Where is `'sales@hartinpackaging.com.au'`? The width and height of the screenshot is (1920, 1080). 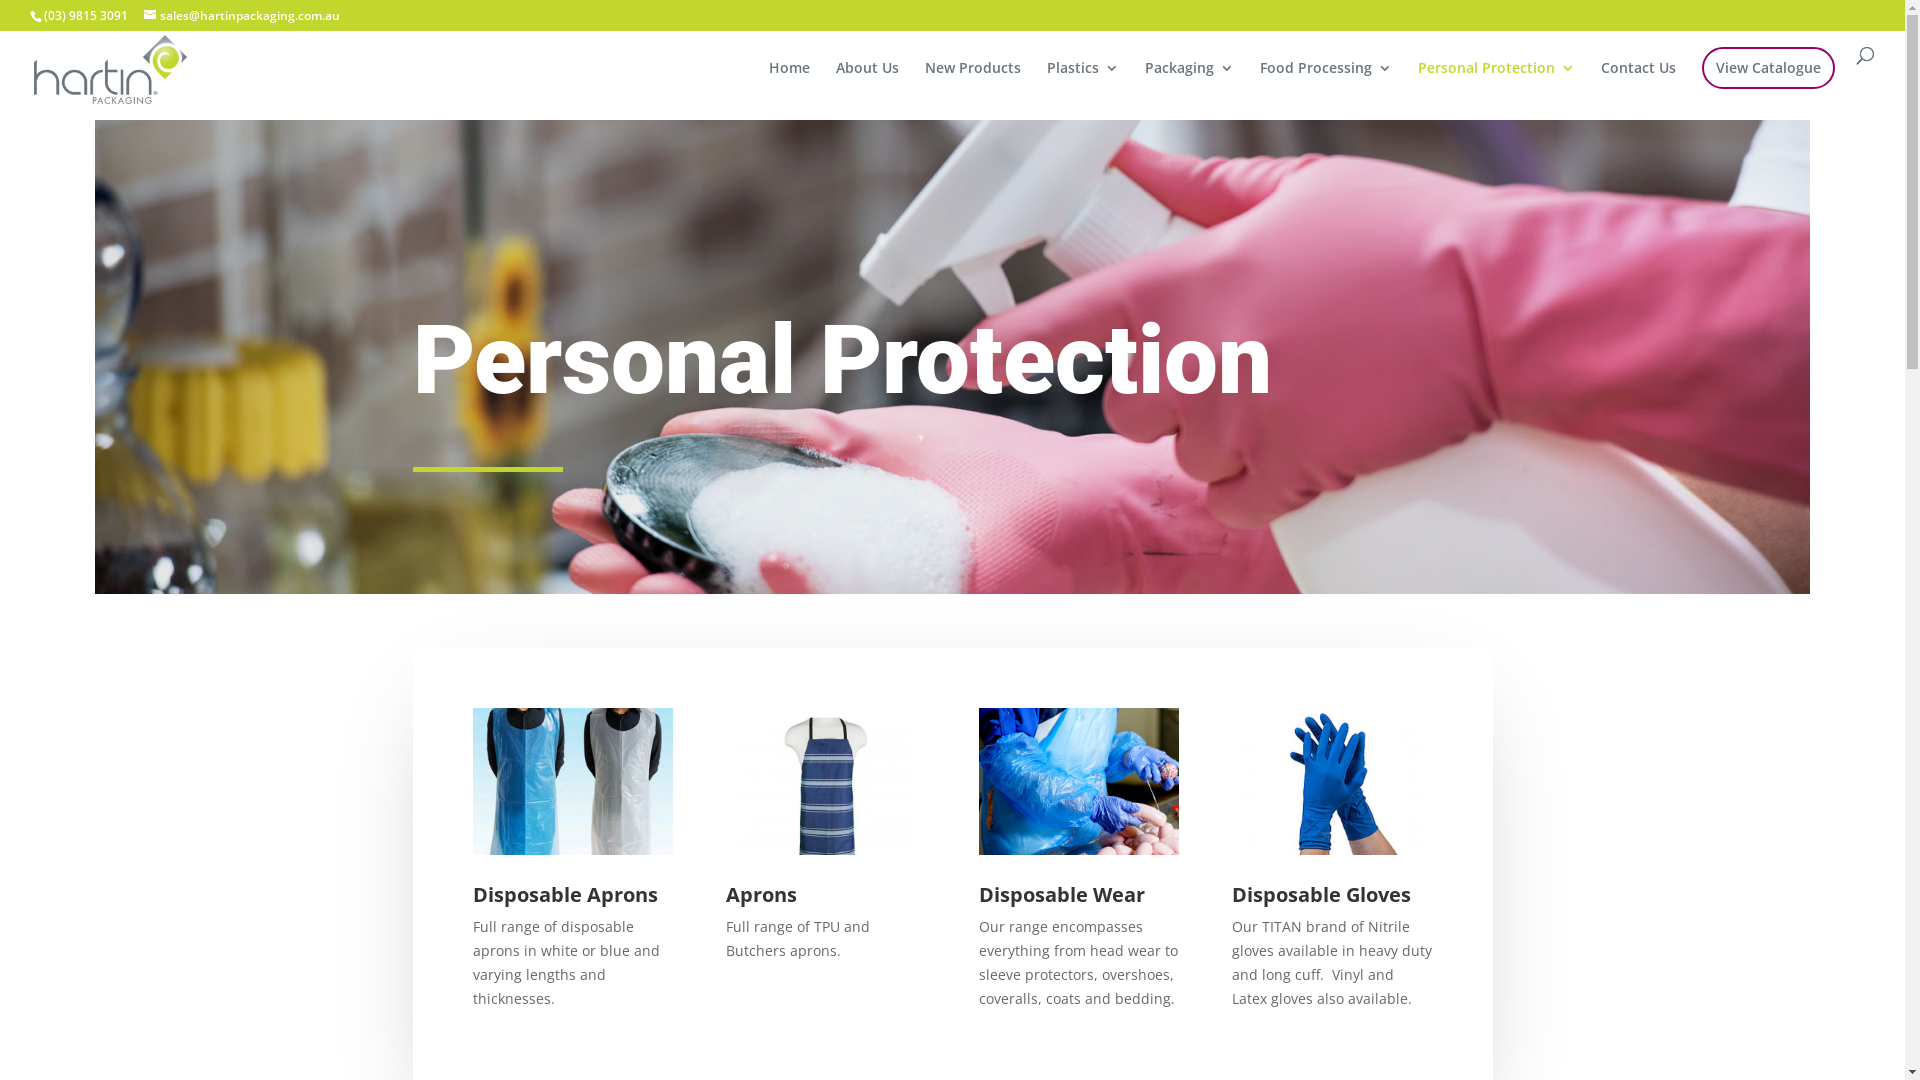 'sales@hartinpackaging.com.au' is located at coordinates (240, 15).